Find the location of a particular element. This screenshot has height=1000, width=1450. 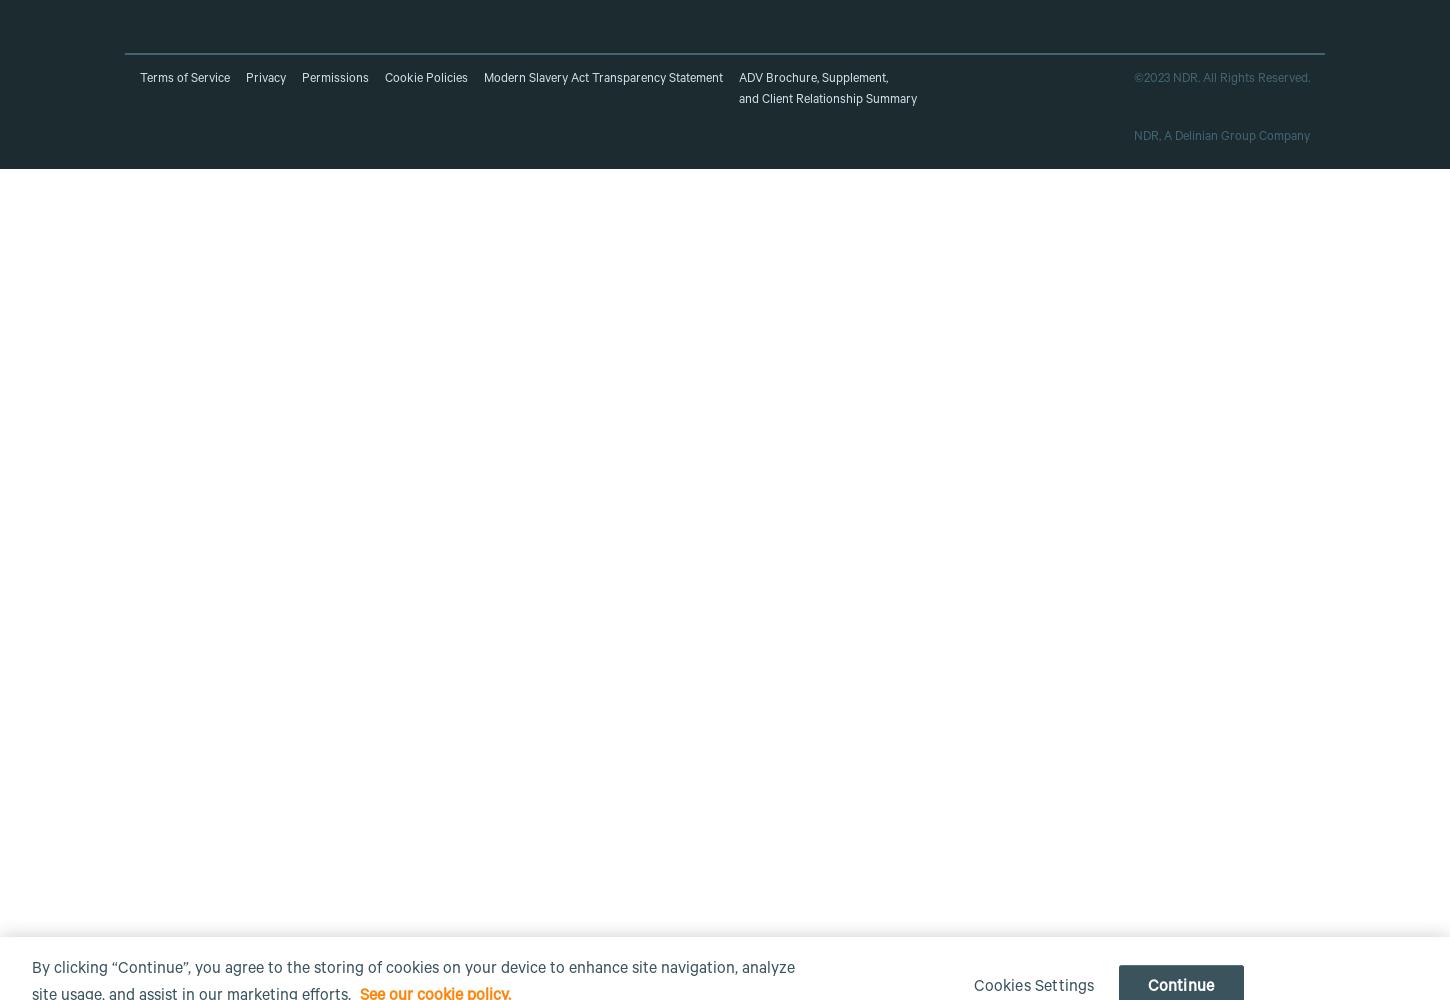

'ADV Brochure, Supplement,' is located at coordinates (813, 78).